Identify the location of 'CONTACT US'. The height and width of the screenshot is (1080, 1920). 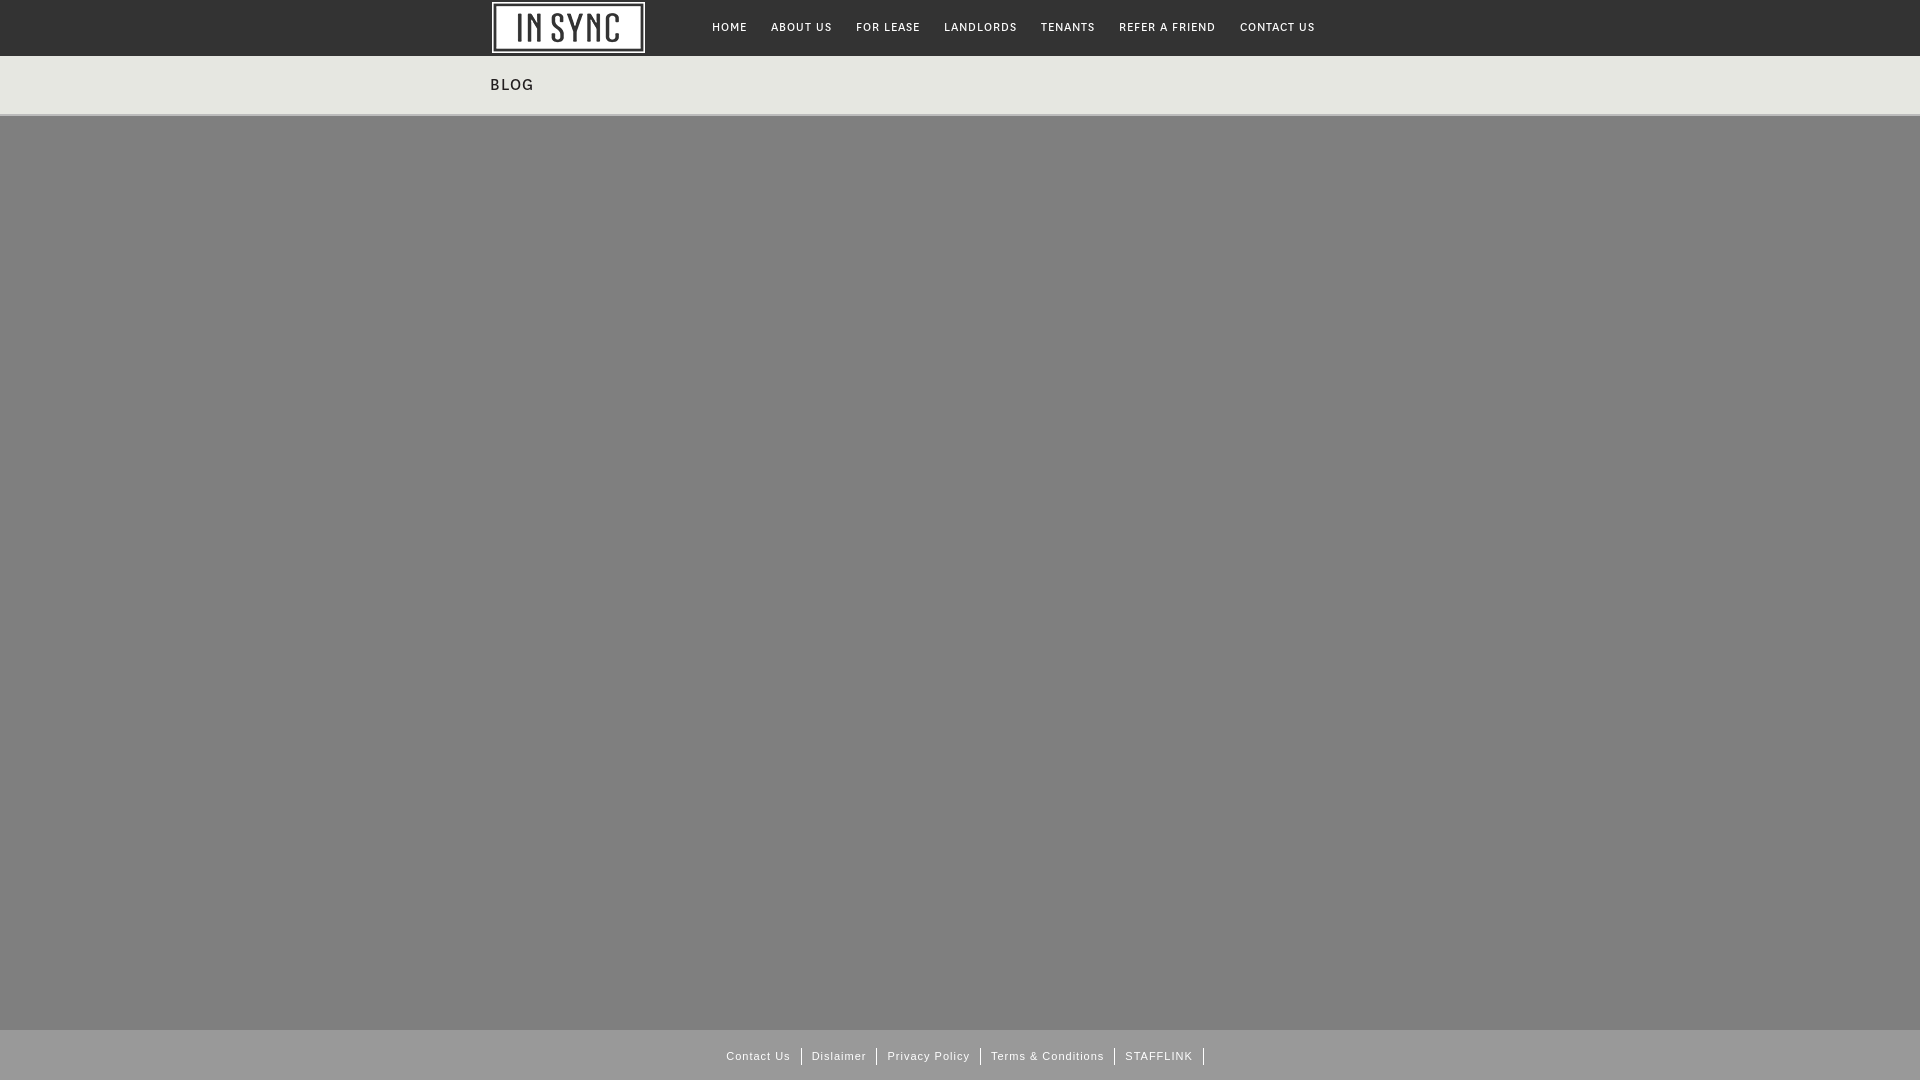
(1276, 27).